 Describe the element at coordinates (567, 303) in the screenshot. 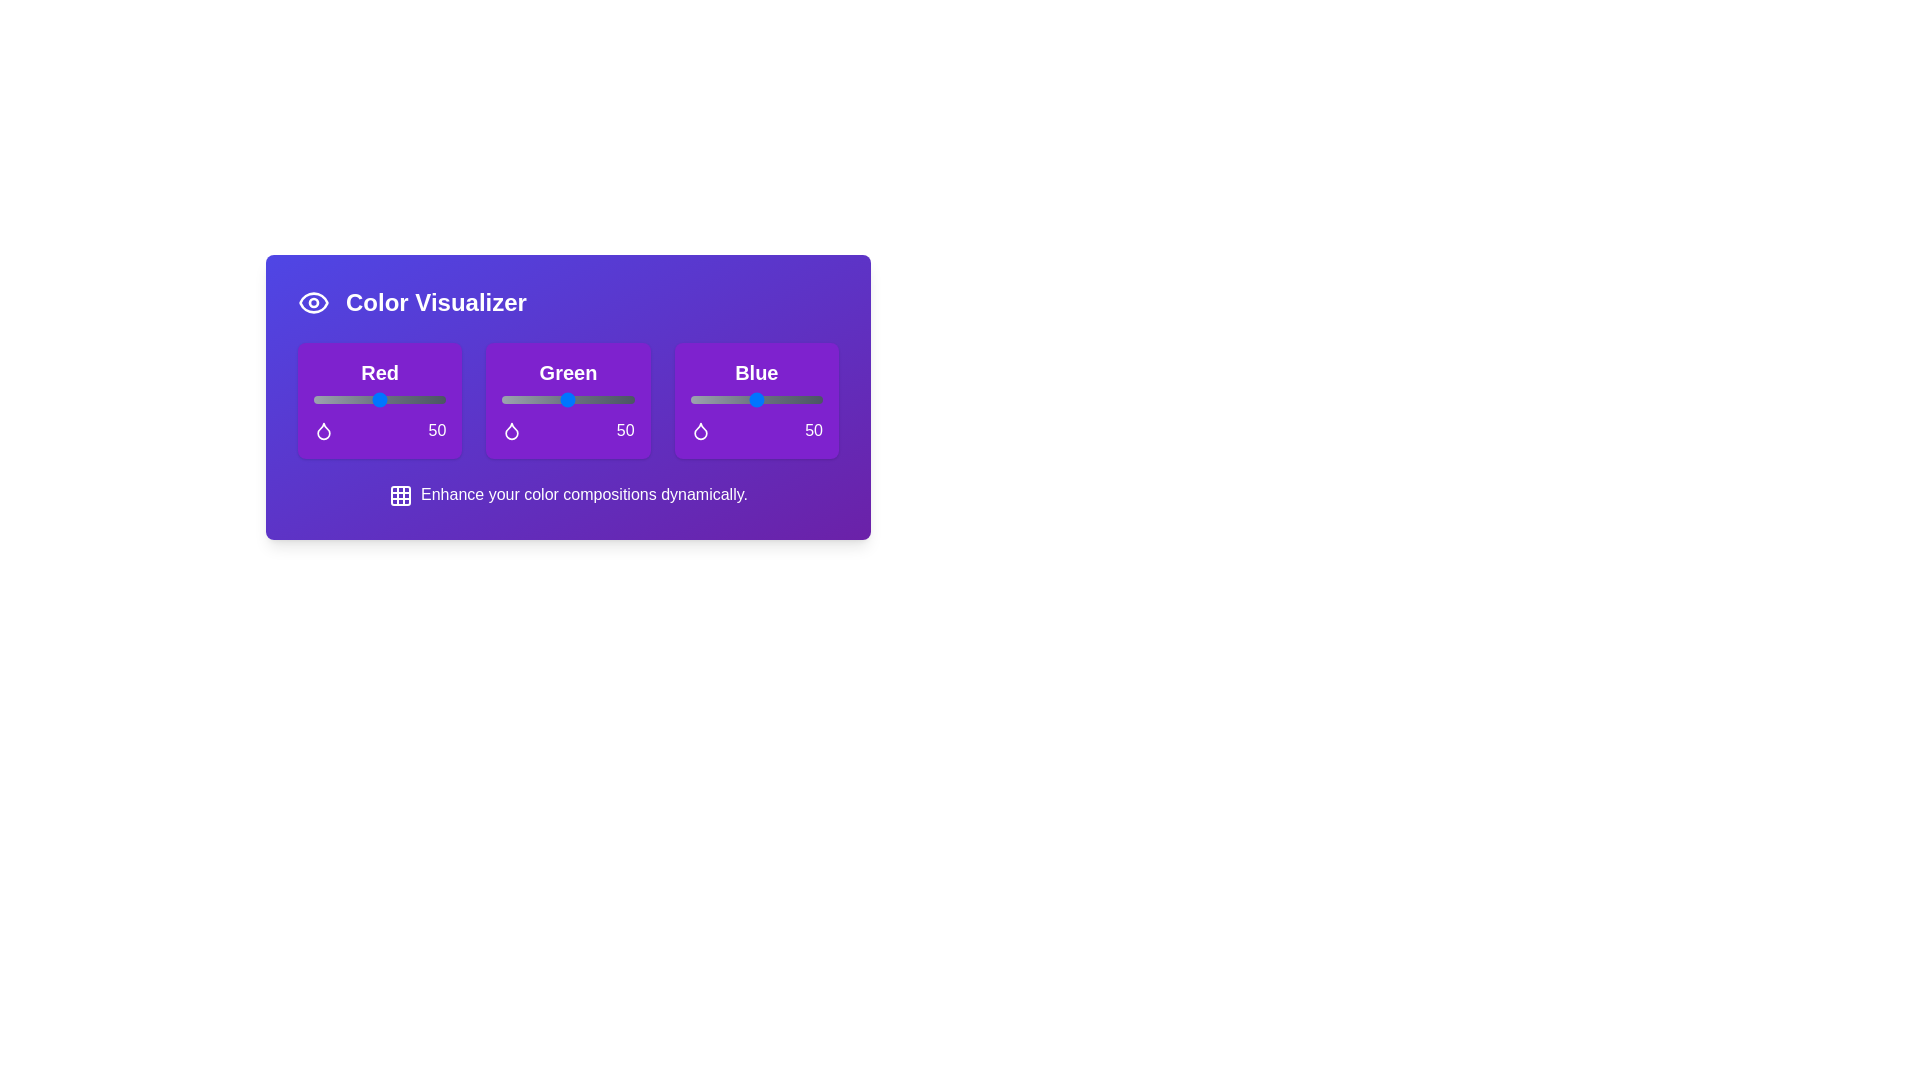

I see `the header text 'Color Visualizer'` at that location.